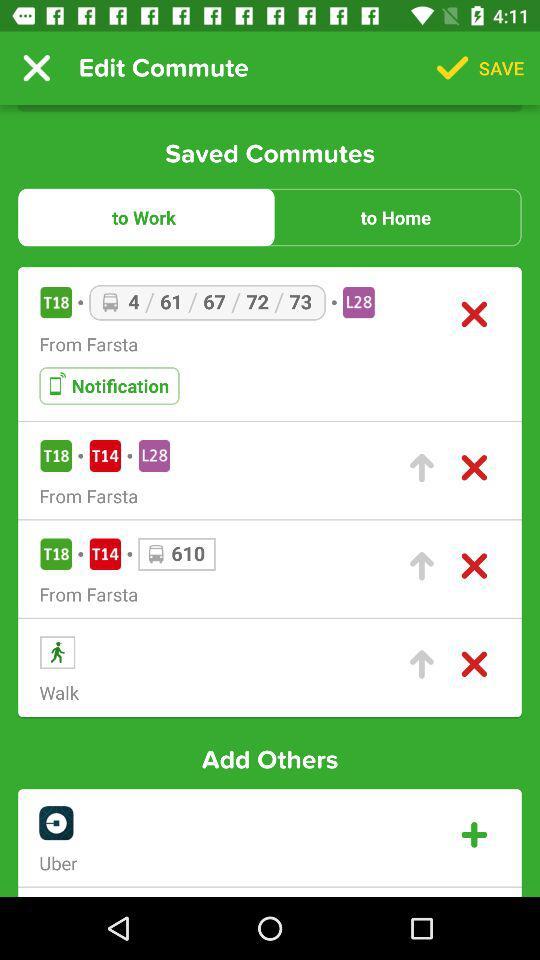  Describe the element at coordinates (473, 314) in the screenshot. I see `delete the commute` at that location.